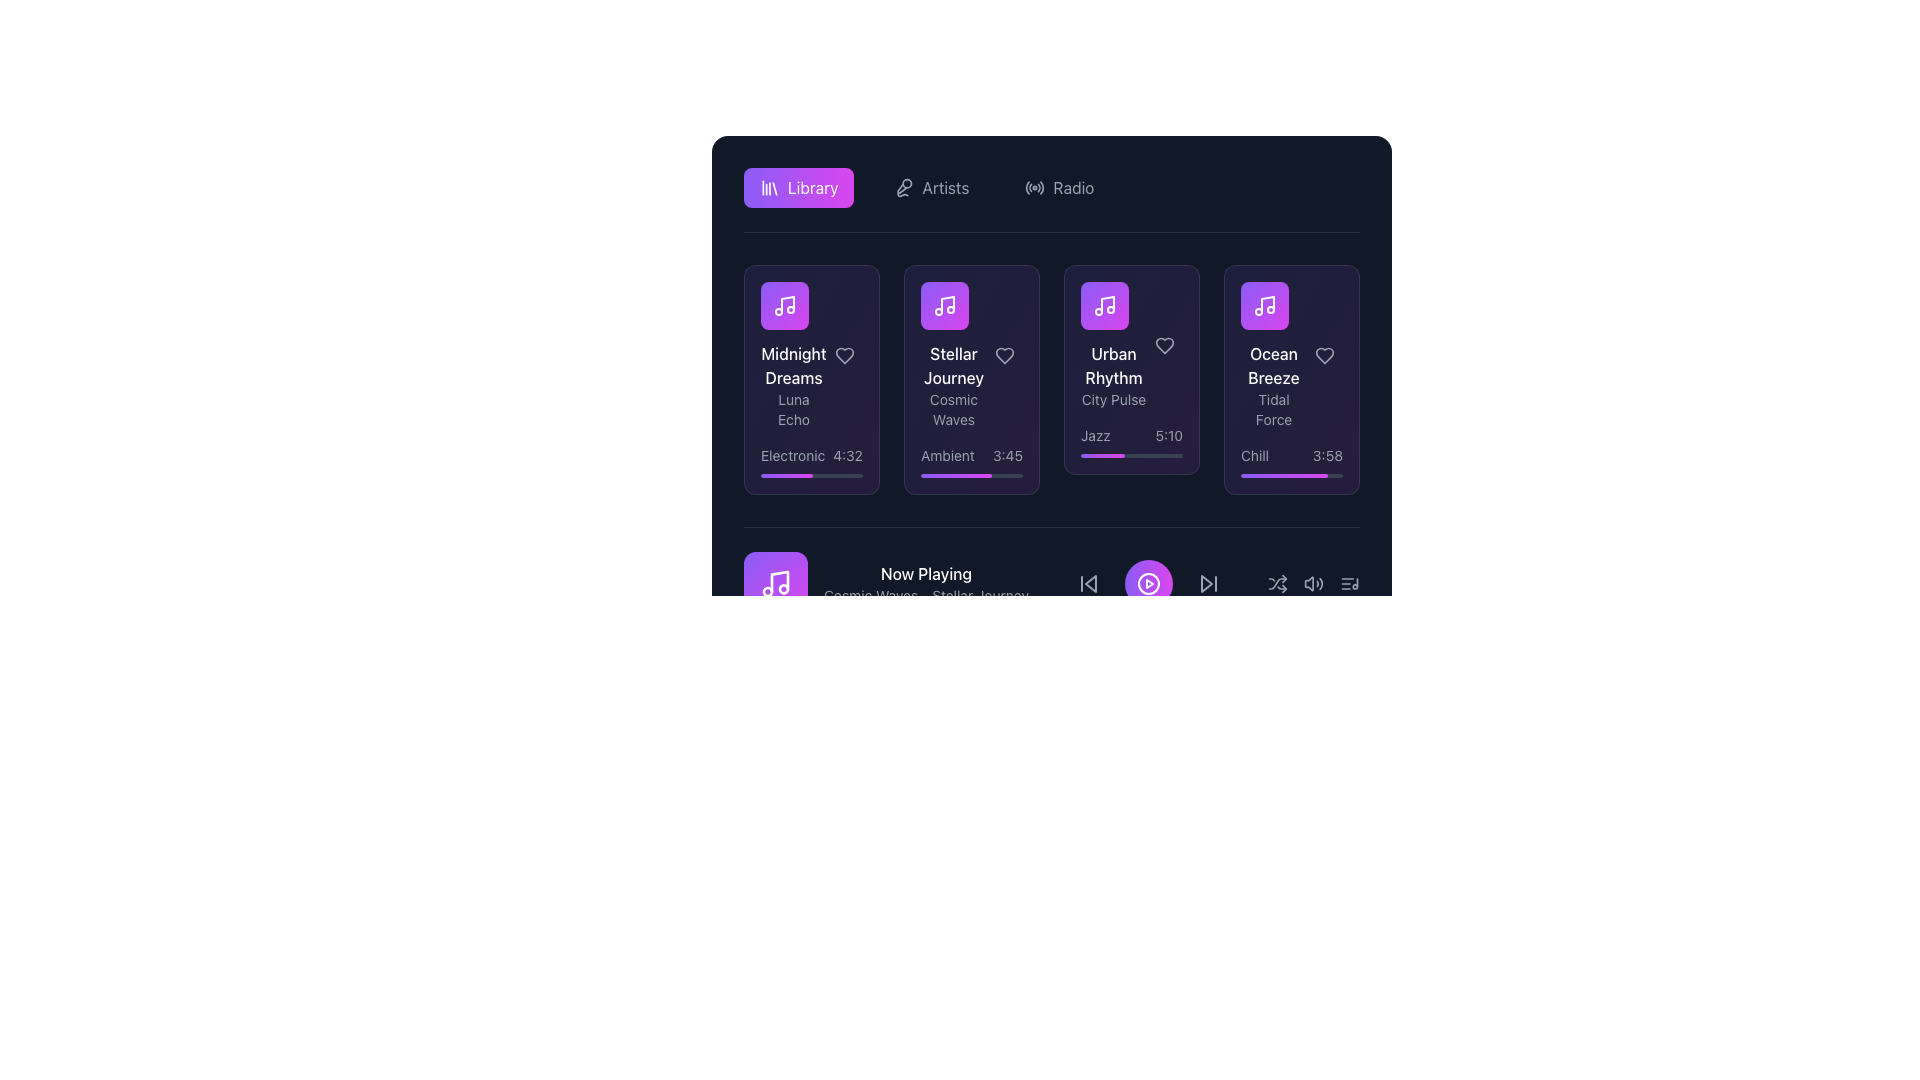 The height and width of the screenshot is (1080, 1920). What do you see at coordinates (1165, 345) in the screenshot?
I see `the heart-shaped icon in the top-right corner of the 'Urban Rhythm' content card to mark the content as liked` at bounding box center [1165, 345].